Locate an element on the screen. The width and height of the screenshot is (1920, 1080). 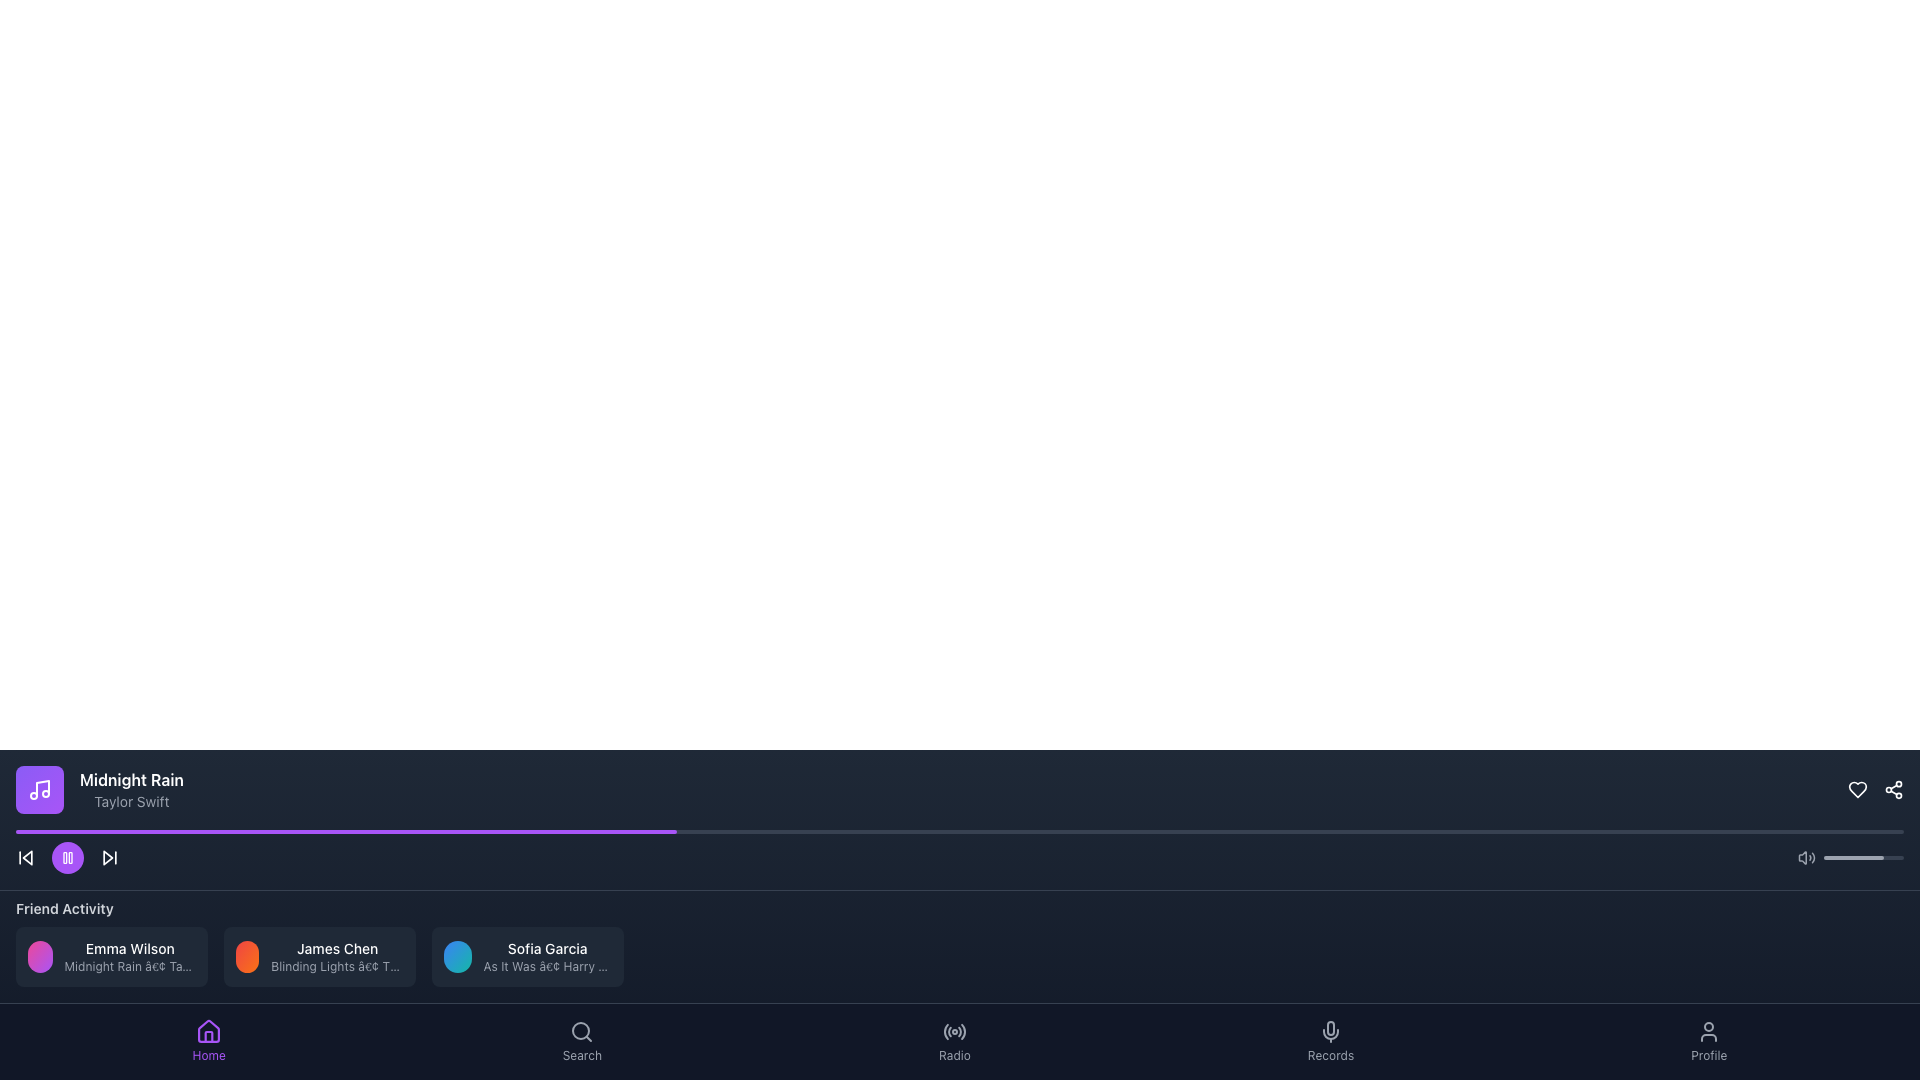
the circular avatar for user 'James Chen' in the 'Friend Activity' section, which serves as a visual identifier or profile picture is located at coordinates (246, 955).